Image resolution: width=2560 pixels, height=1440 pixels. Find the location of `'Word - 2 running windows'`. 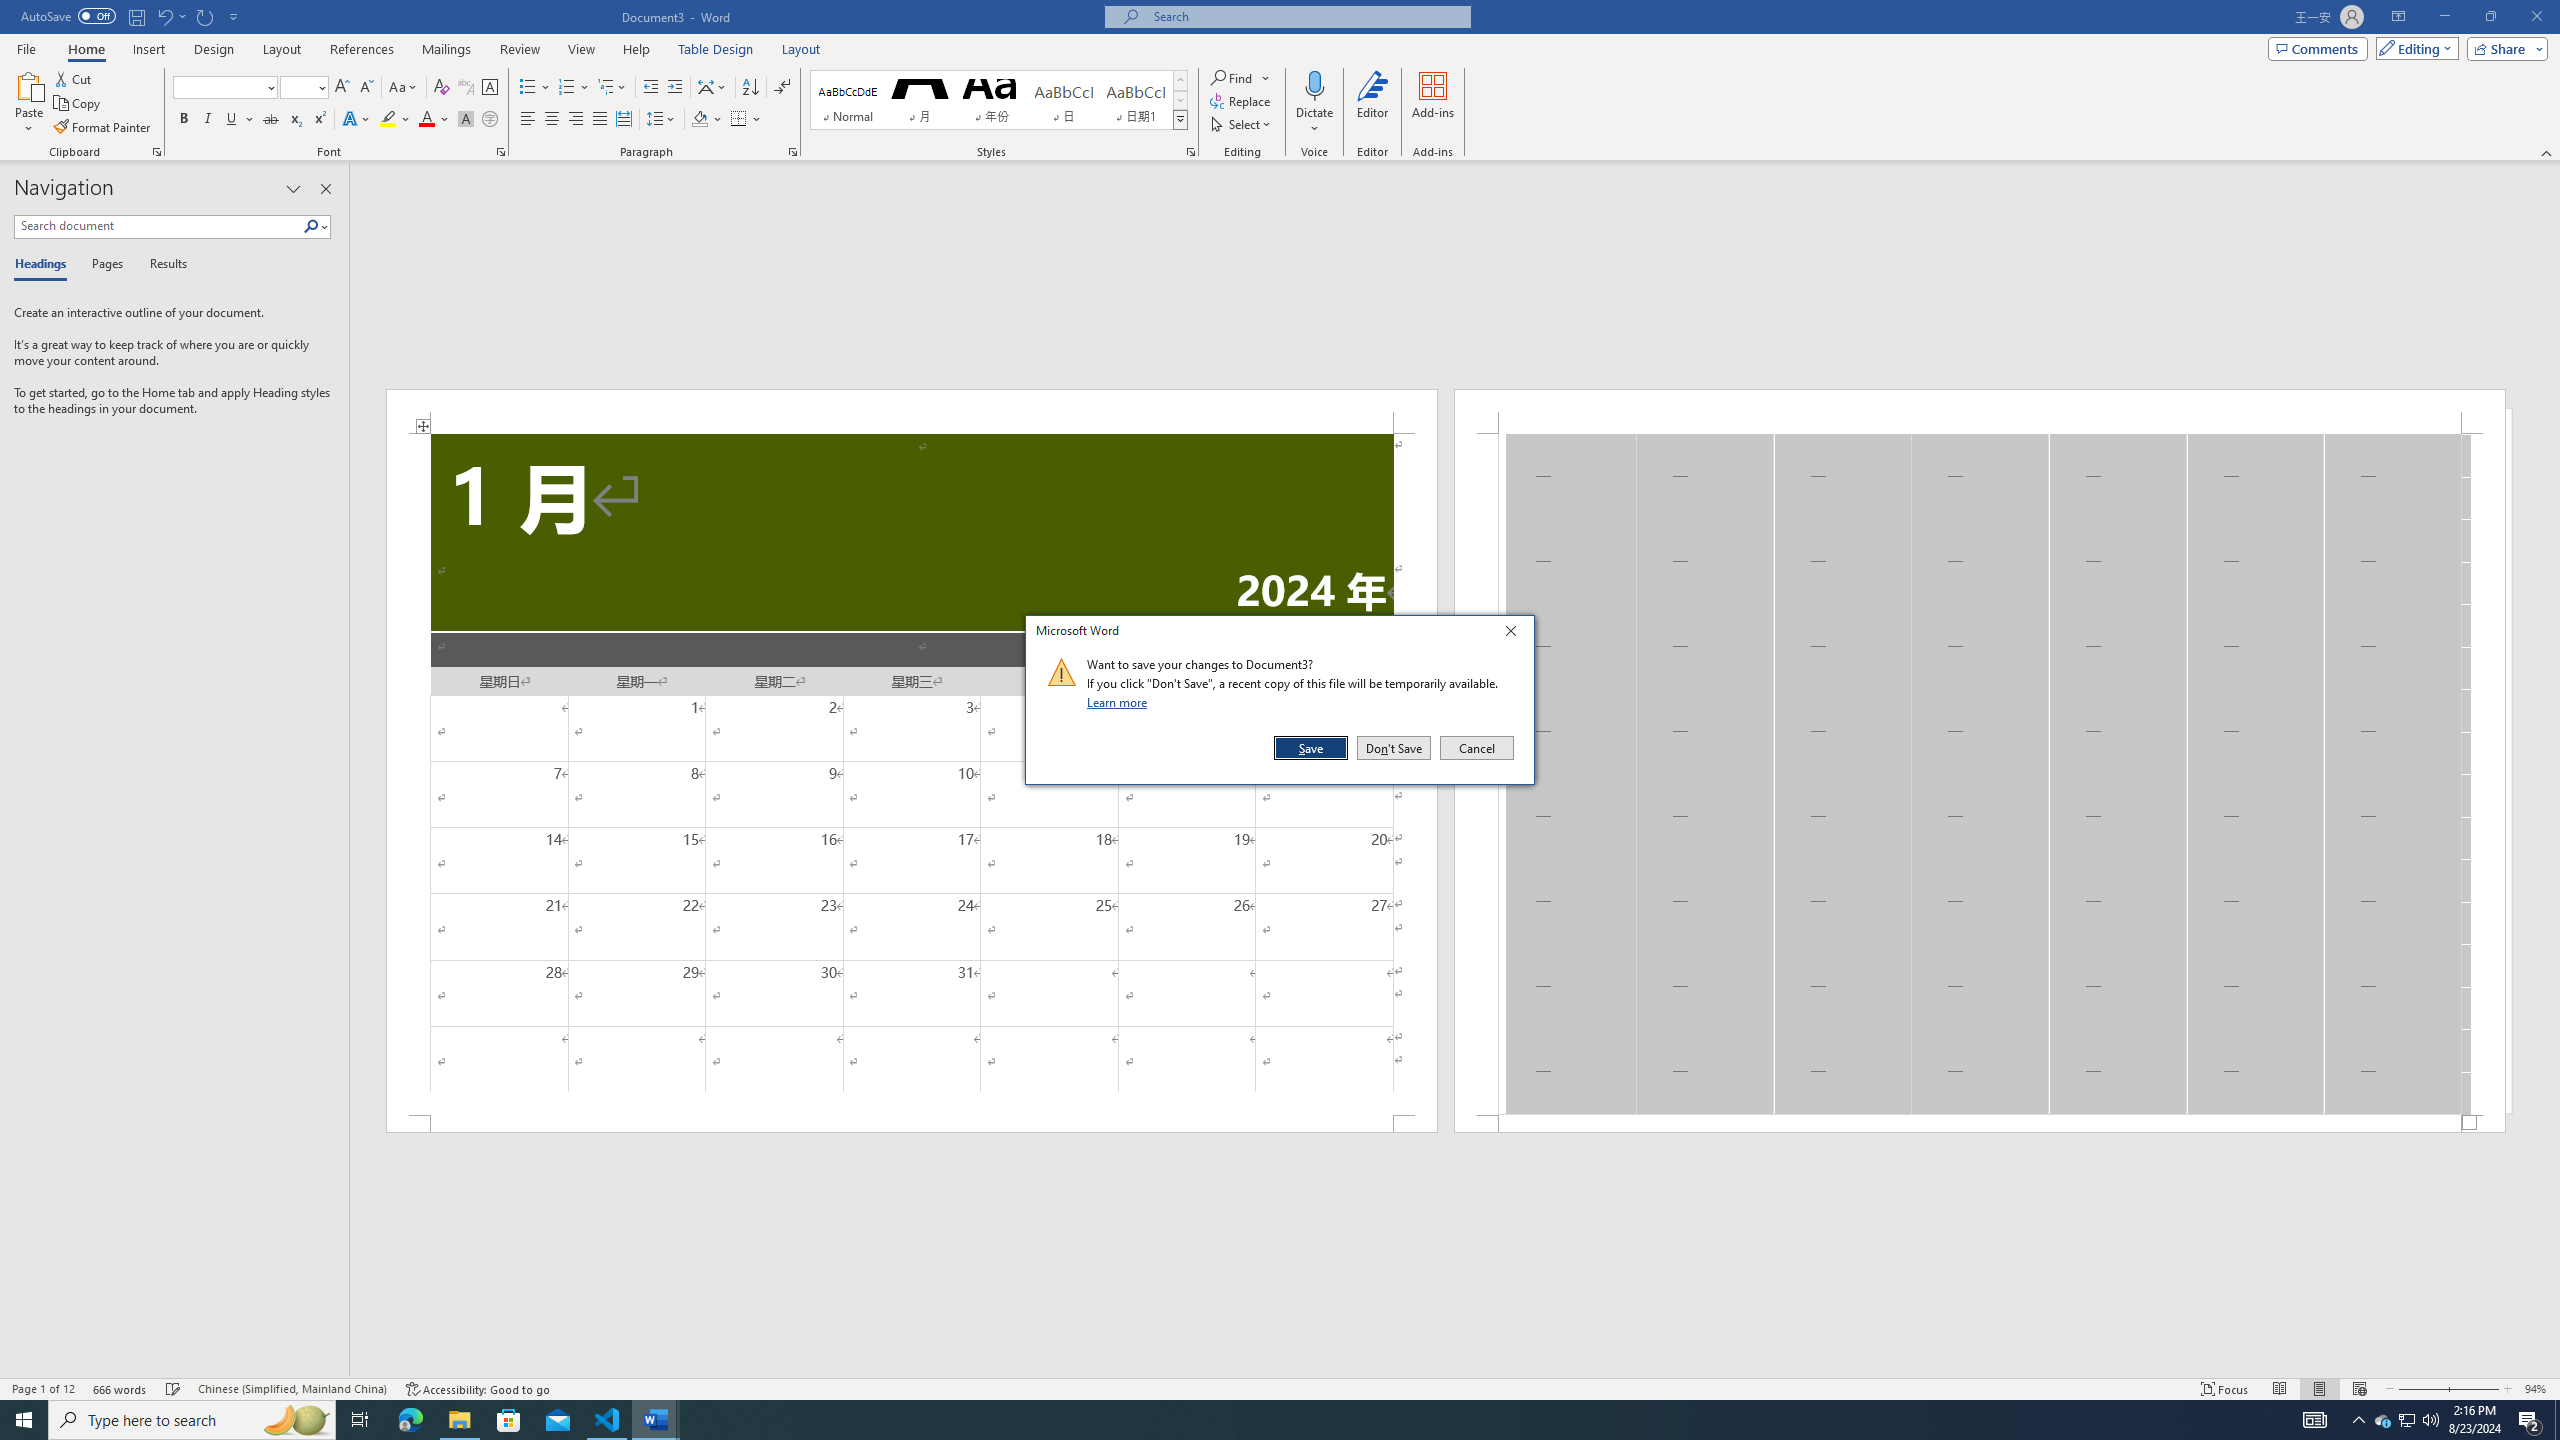

'Word - 2 running windows' is located at coordinates (656, 1418).